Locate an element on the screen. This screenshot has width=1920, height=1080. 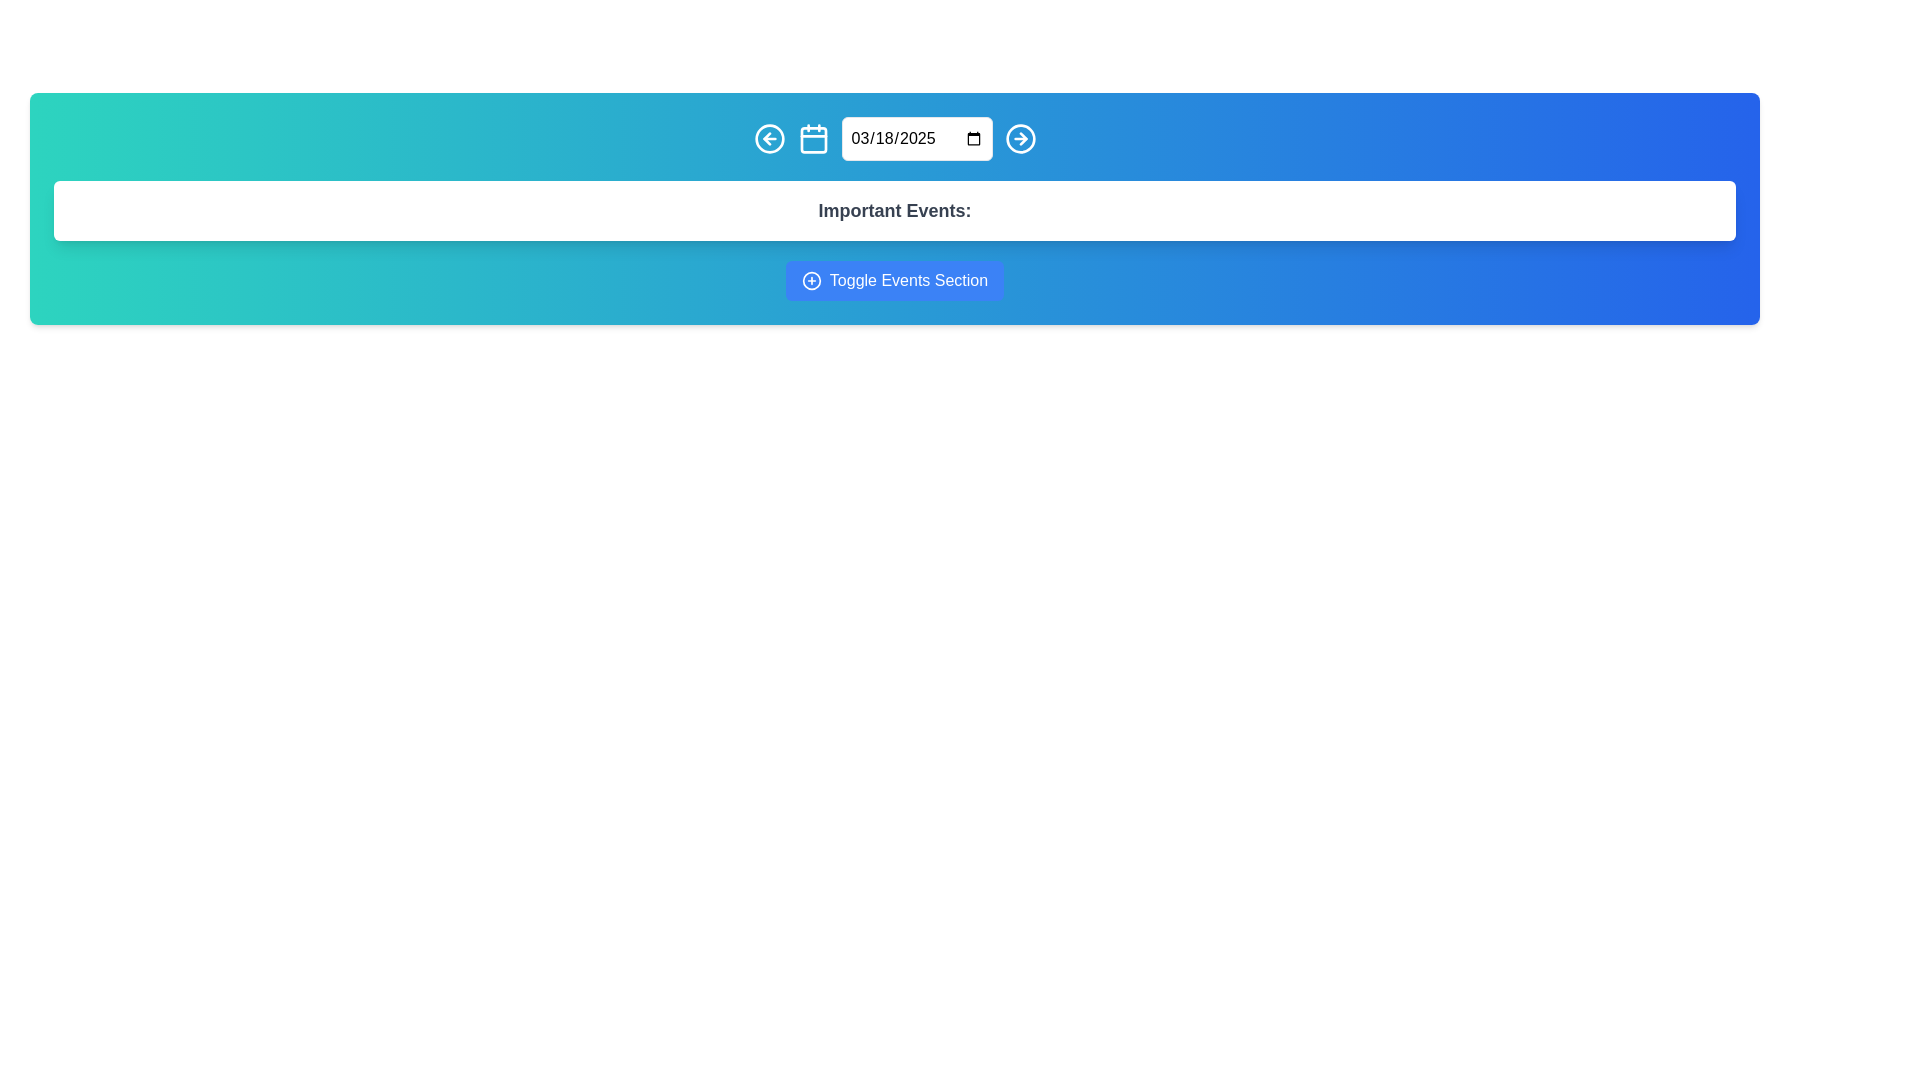
the toggle button labeled 'Toggle Events Section' is located at coordinates (811, 281).